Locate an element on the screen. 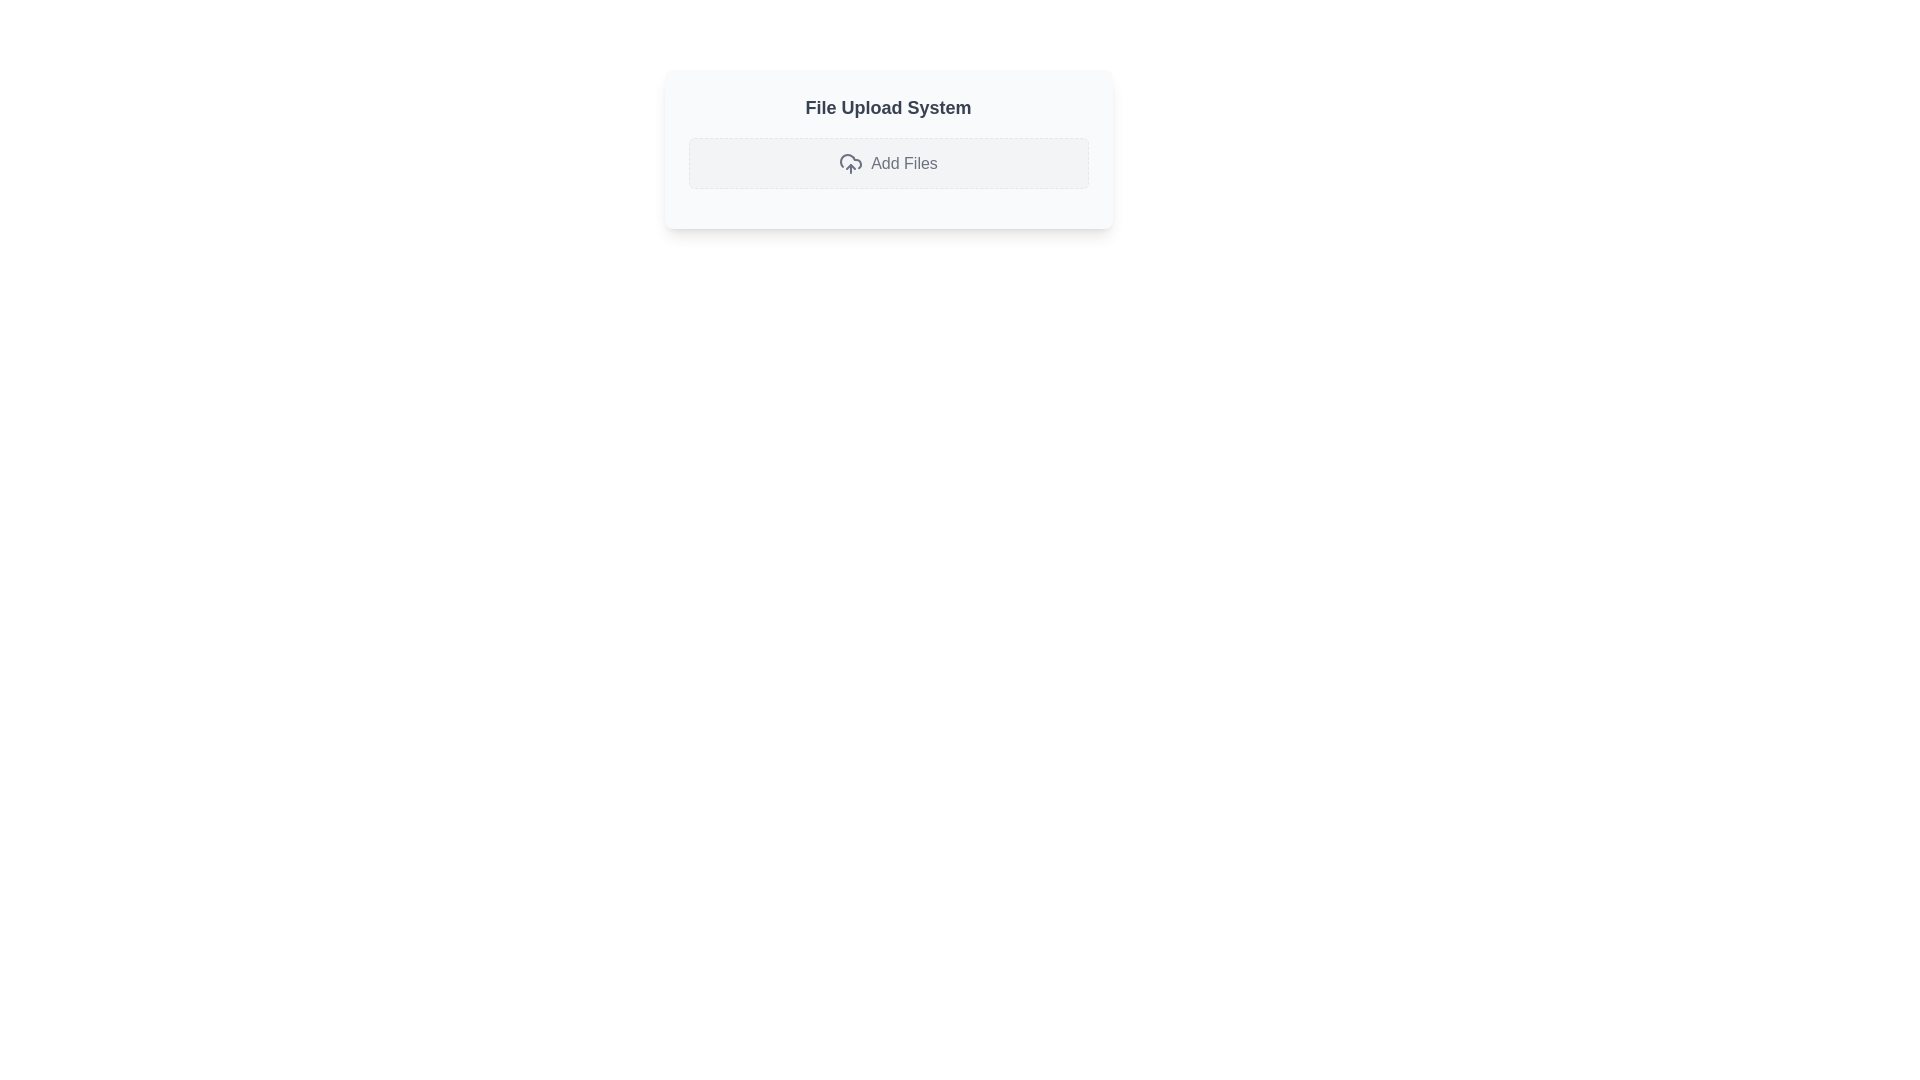  the unique 'Add Files' dashed box in the 'File Upload System' interface card, which is centered below the header and has a light gray background is located at coordinates (887, 148).